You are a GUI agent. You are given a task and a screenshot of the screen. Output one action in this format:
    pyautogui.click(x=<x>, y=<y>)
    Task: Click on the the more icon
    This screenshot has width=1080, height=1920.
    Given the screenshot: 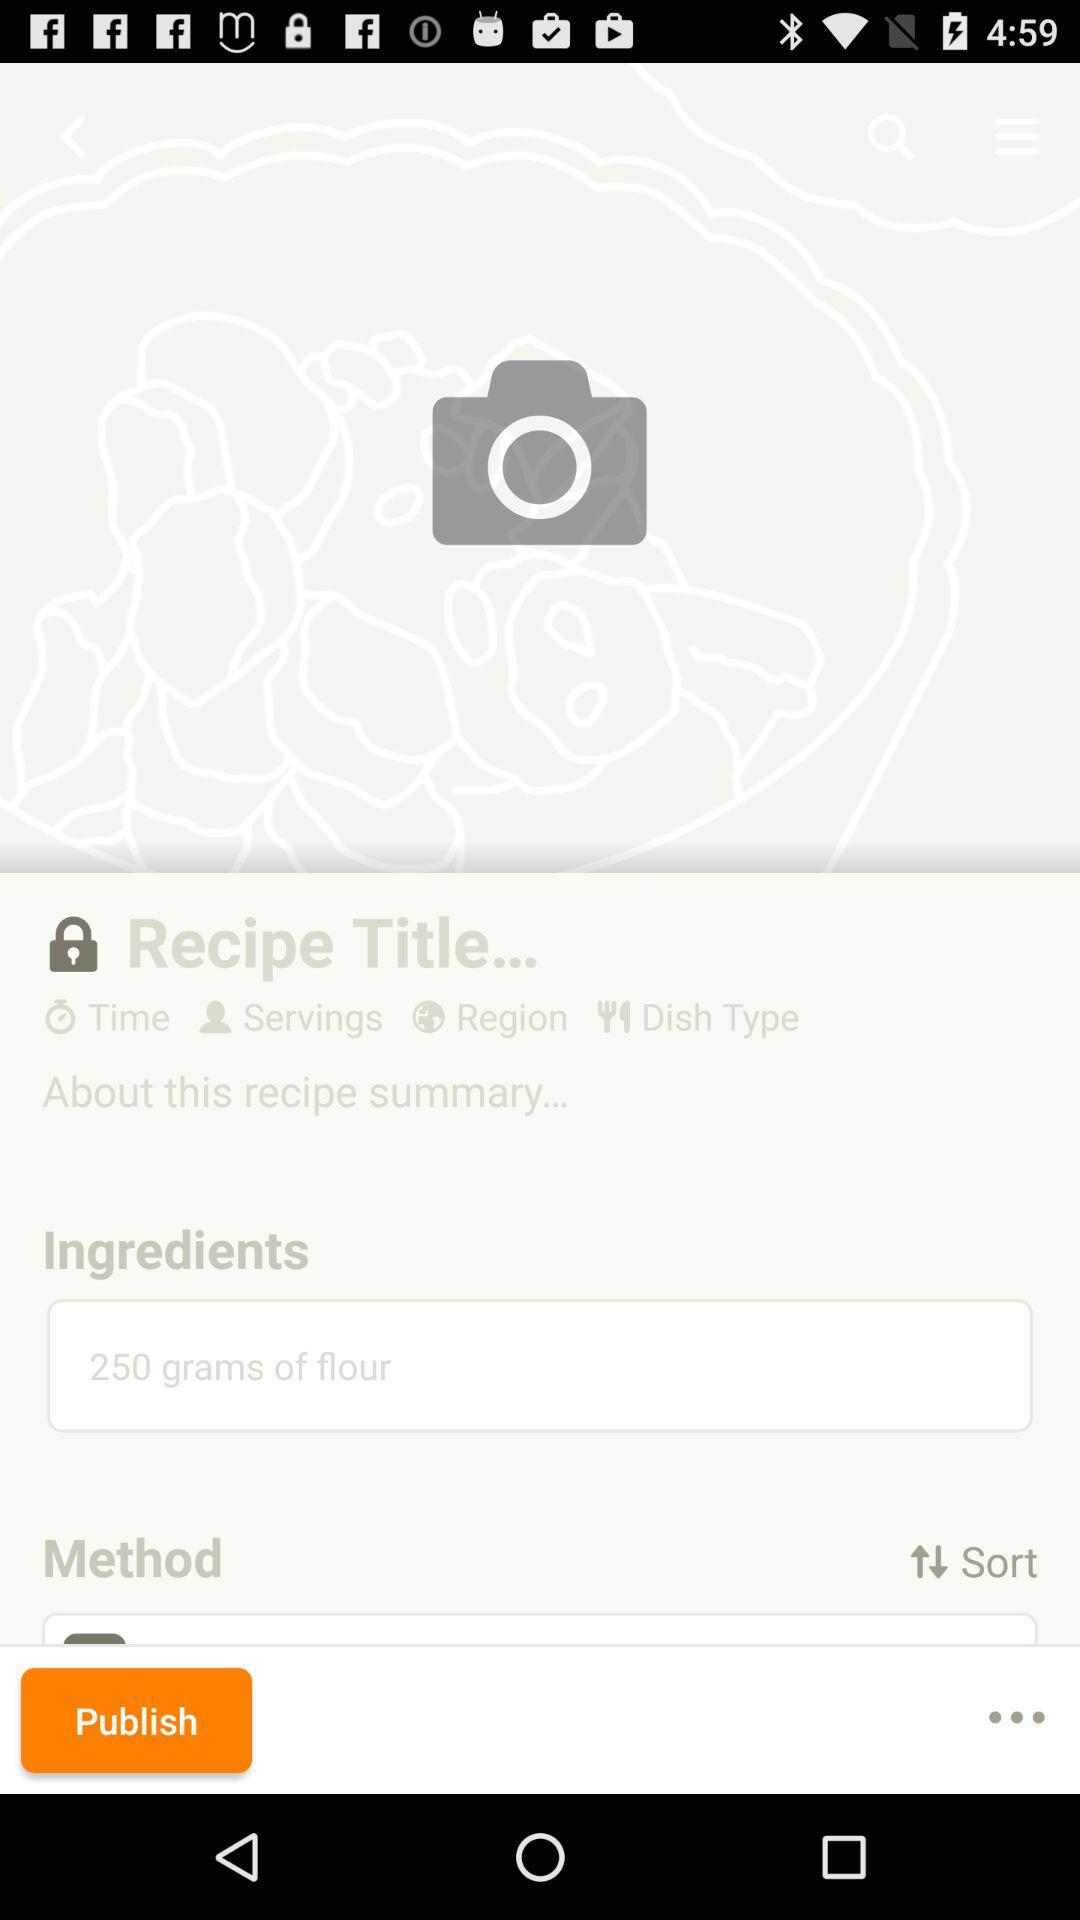 What is the action you would take?
    pyautogui.click(x=1017, y=1840)
    